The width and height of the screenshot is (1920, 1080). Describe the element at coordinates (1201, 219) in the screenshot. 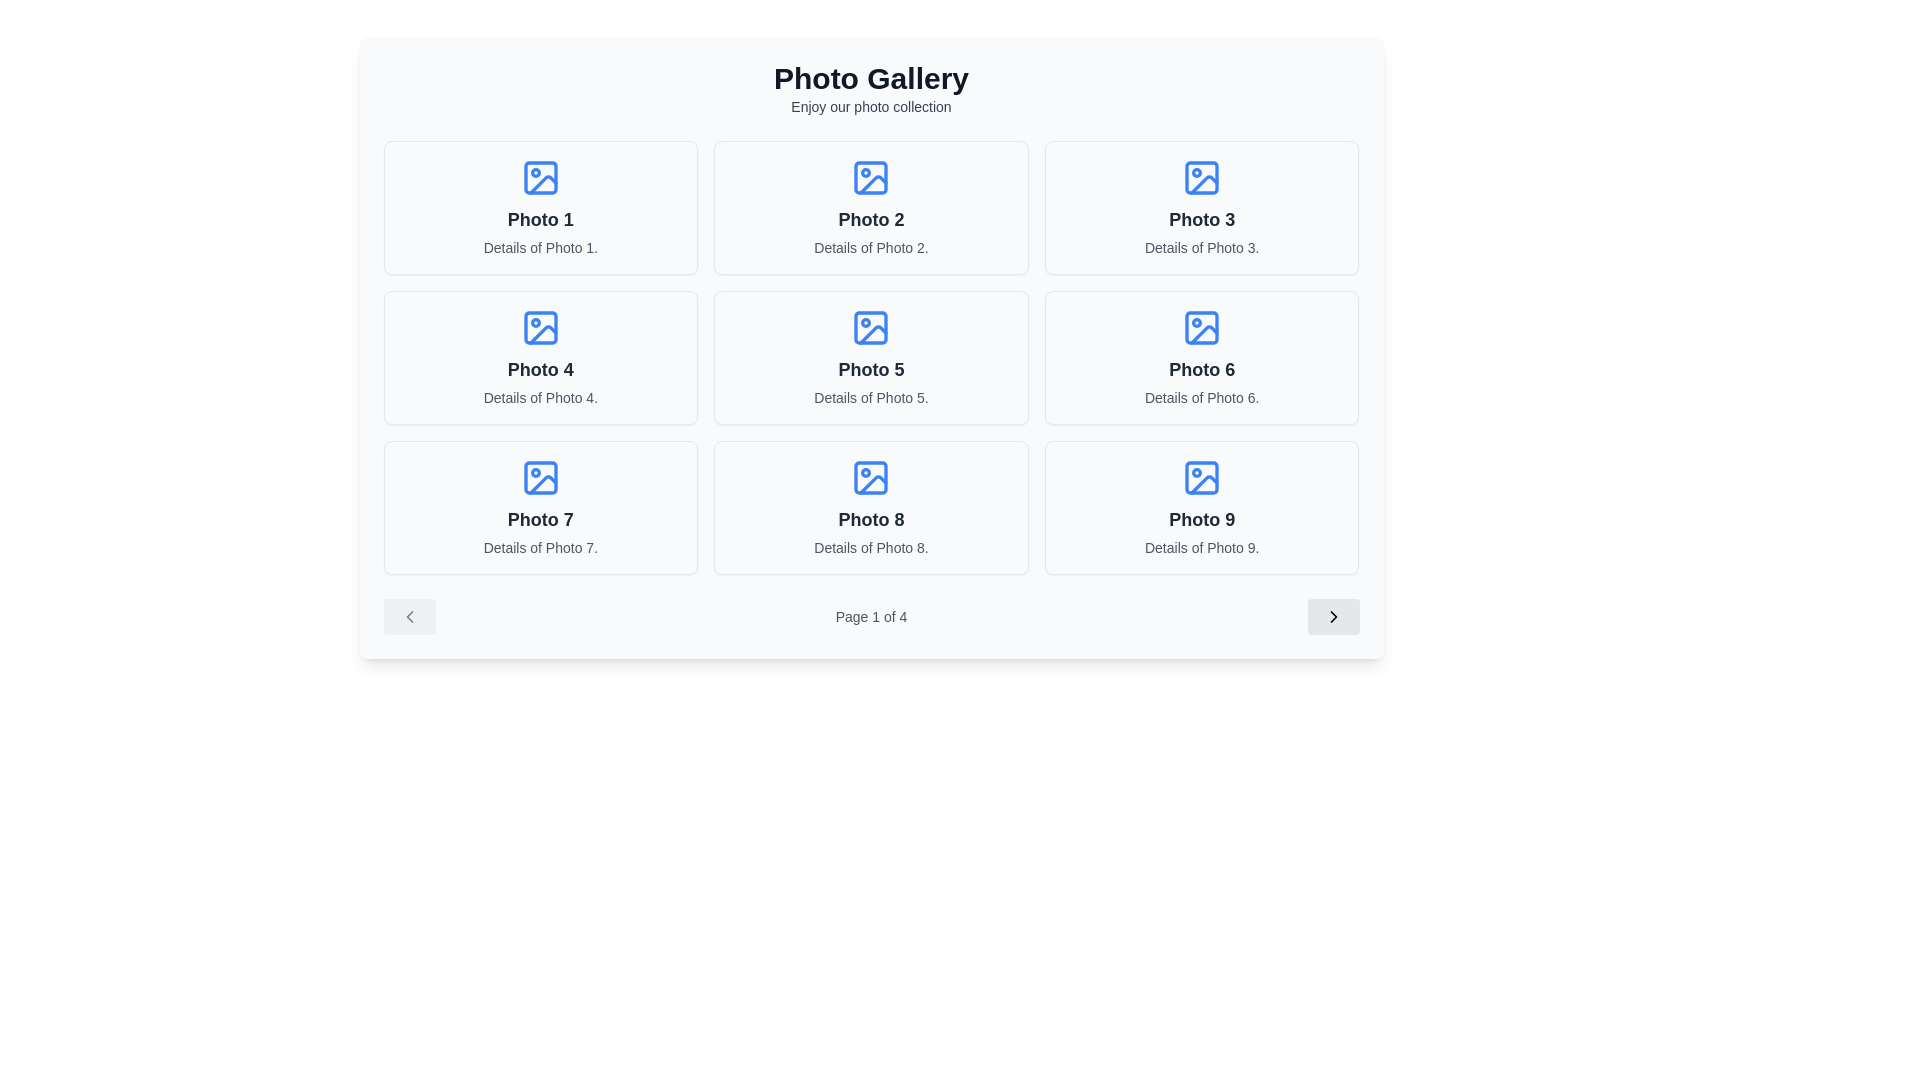

I see `the text label that serves as the title for the photo card, labeled 'Photo 3', located in the third card of the first row of the photo gallery grid layout` at that location.